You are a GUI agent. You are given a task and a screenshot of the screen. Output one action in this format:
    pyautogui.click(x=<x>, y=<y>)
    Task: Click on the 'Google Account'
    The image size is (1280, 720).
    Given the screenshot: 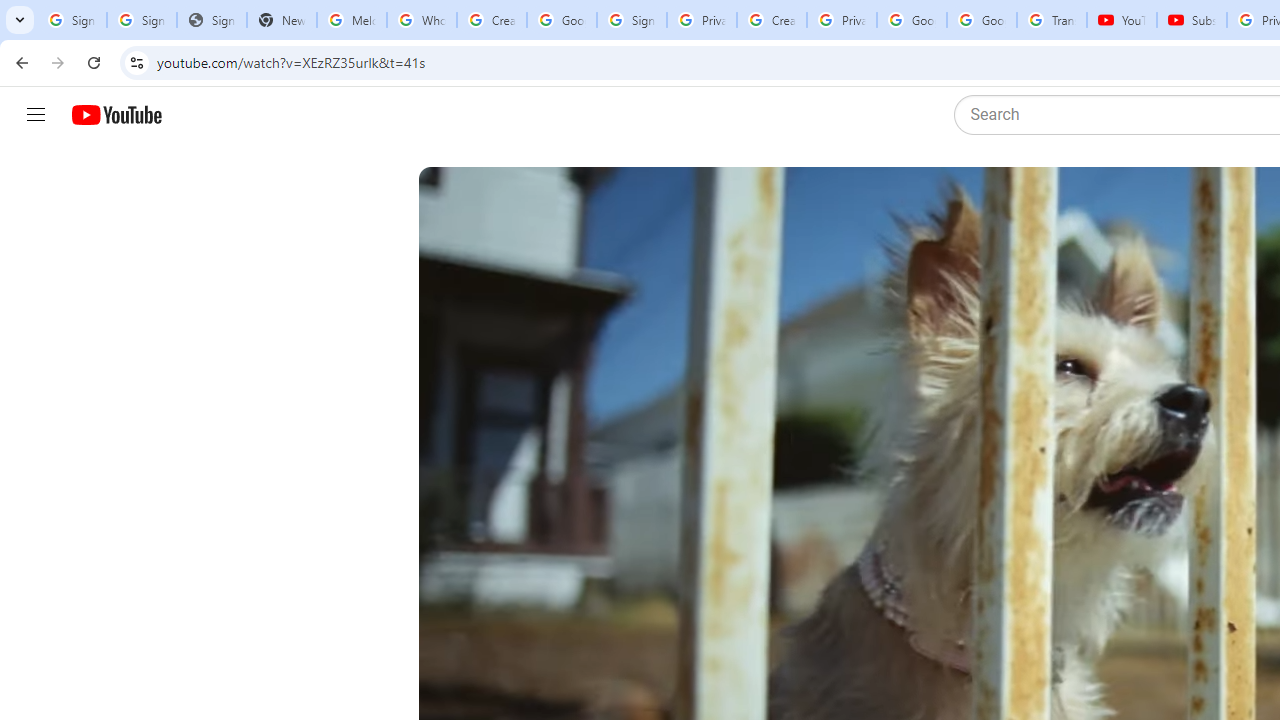 What is the action you would take?
    pyautogui.click(x=982, y=20)
    